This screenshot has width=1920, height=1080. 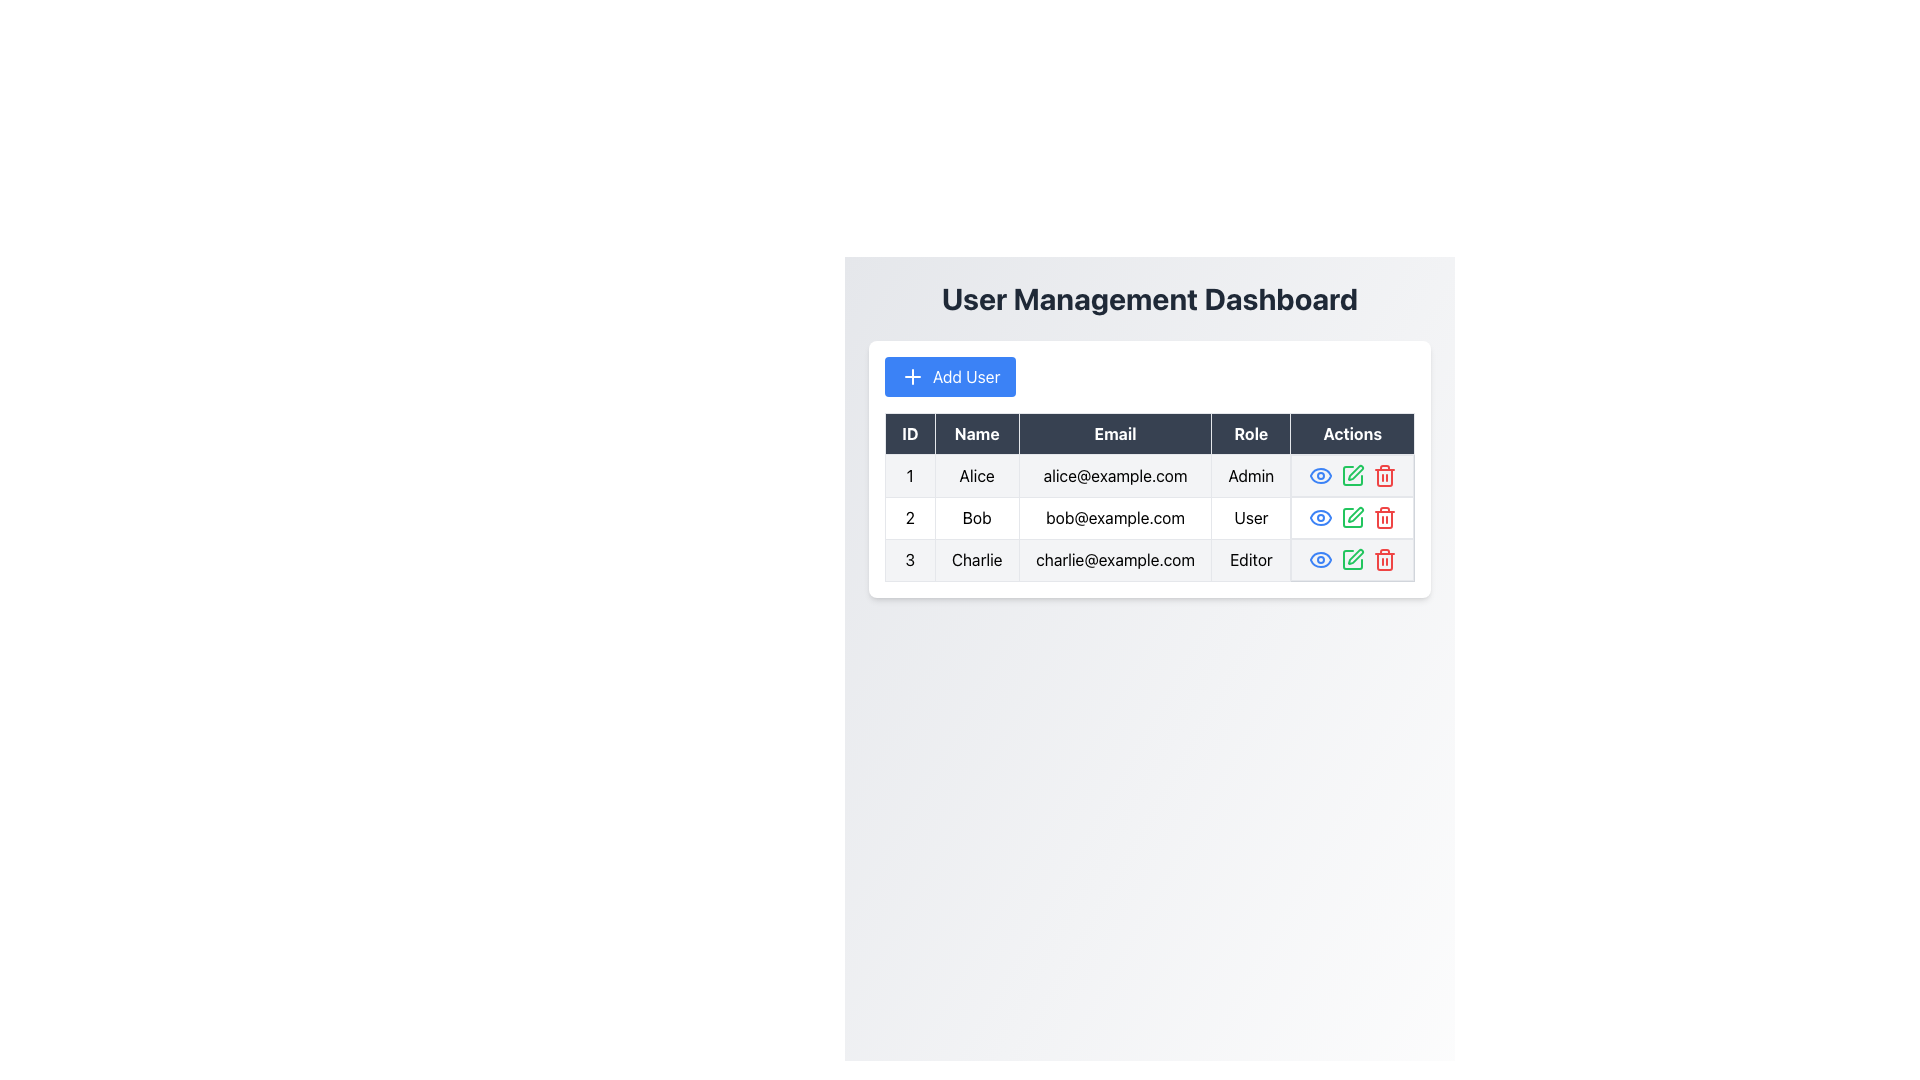 What do you see at coordinates (1250, 433) in the screenshot?
I see `the 'Role' header label in the table which is styled with a bordered box and is positioned between the 'Email' and 'Actions' labels` at bounding box center [1250, 433].